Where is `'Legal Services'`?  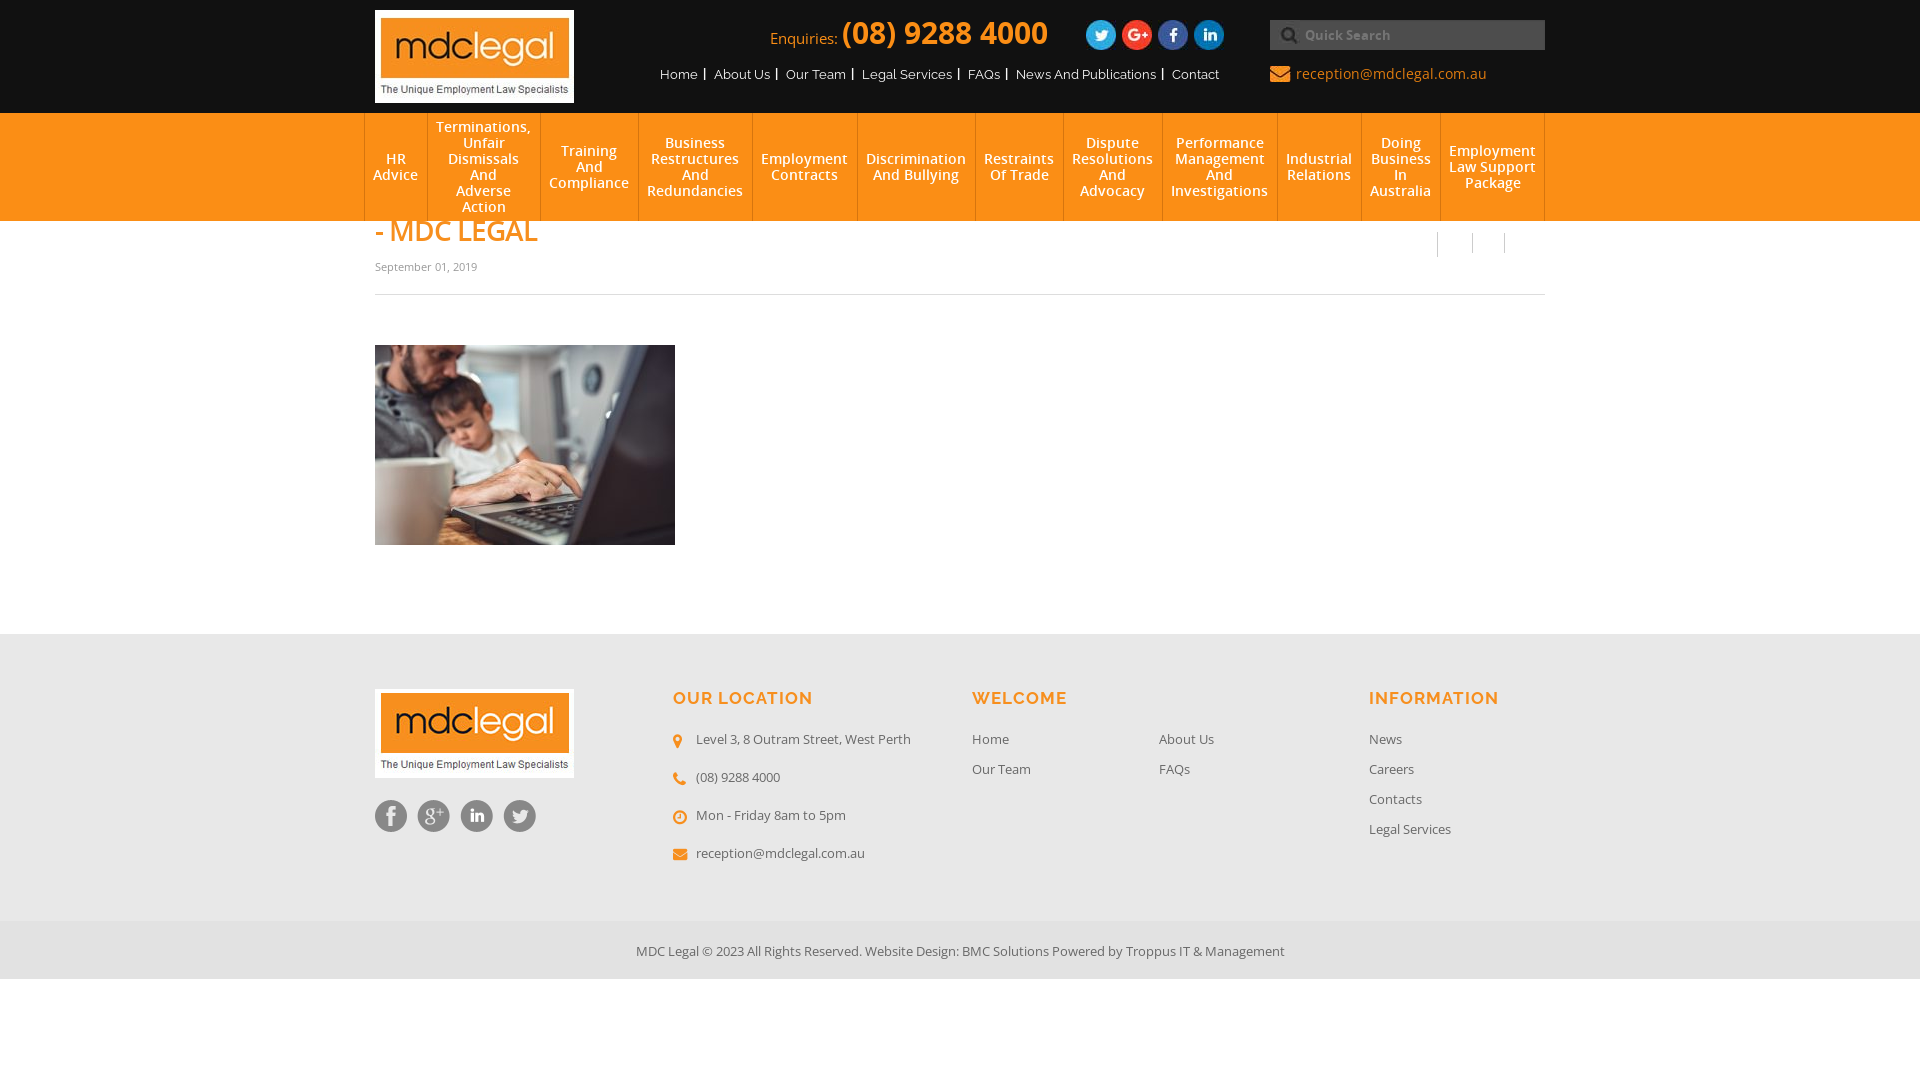 'Legal Services' is located at coordinates (1457, 832).